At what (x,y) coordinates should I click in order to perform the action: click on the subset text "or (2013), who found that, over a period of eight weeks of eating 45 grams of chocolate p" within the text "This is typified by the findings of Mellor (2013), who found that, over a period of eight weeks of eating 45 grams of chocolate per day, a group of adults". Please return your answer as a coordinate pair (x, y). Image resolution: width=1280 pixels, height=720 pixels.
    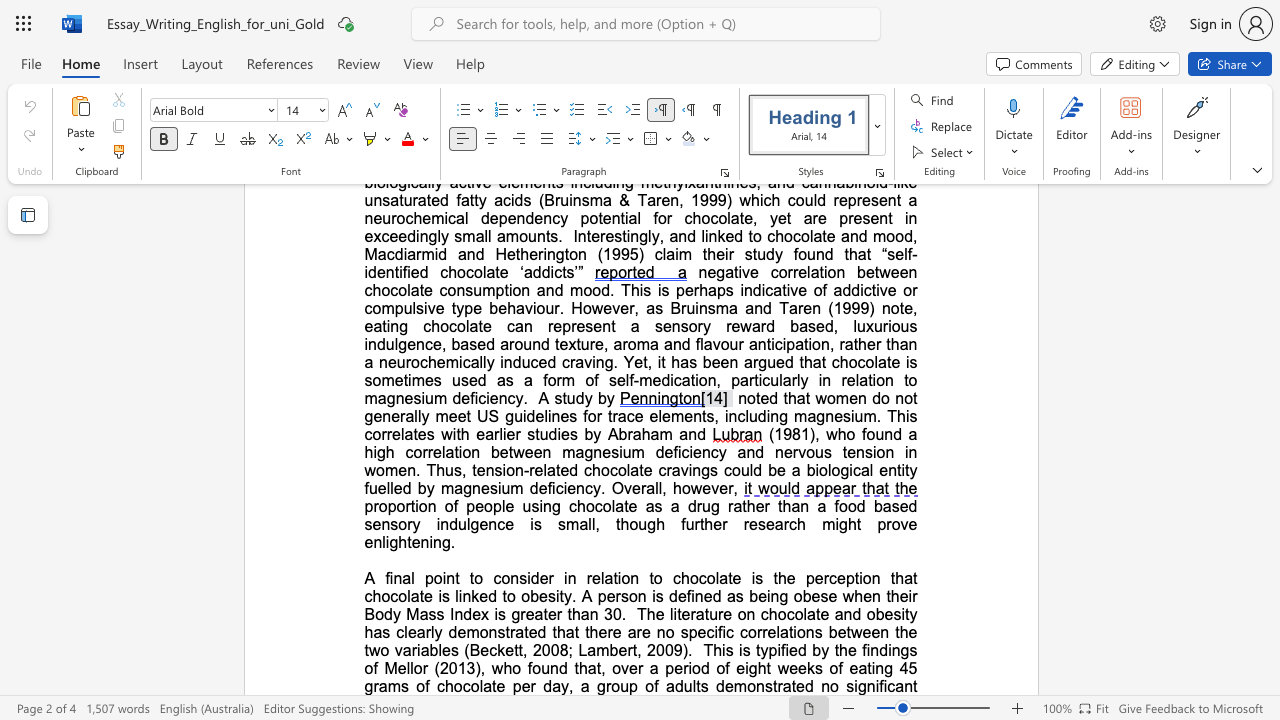
    Looking at the image, I should click on (412, 668).